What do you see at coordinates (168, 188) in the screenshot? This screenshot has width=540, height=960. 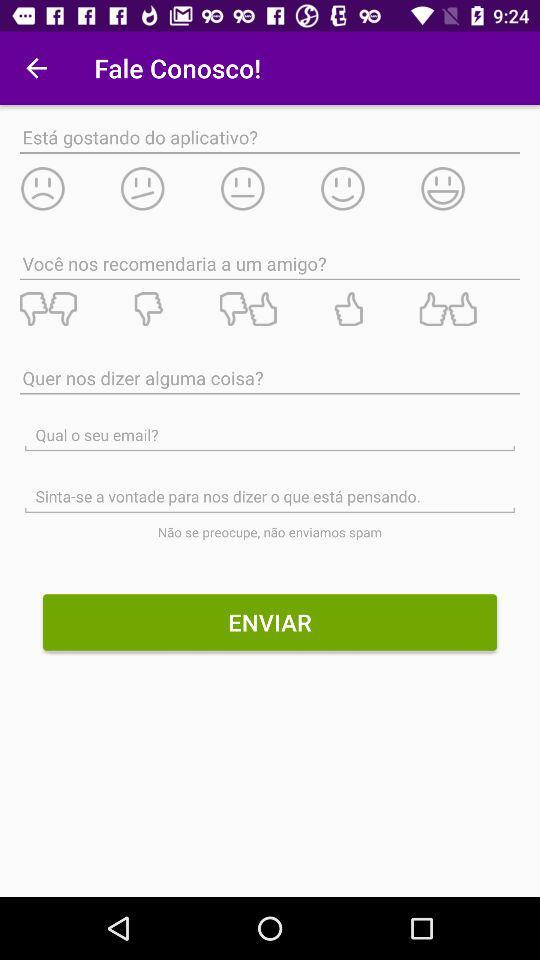 I see `un poco infeliz` at bounding box center [168, 188].